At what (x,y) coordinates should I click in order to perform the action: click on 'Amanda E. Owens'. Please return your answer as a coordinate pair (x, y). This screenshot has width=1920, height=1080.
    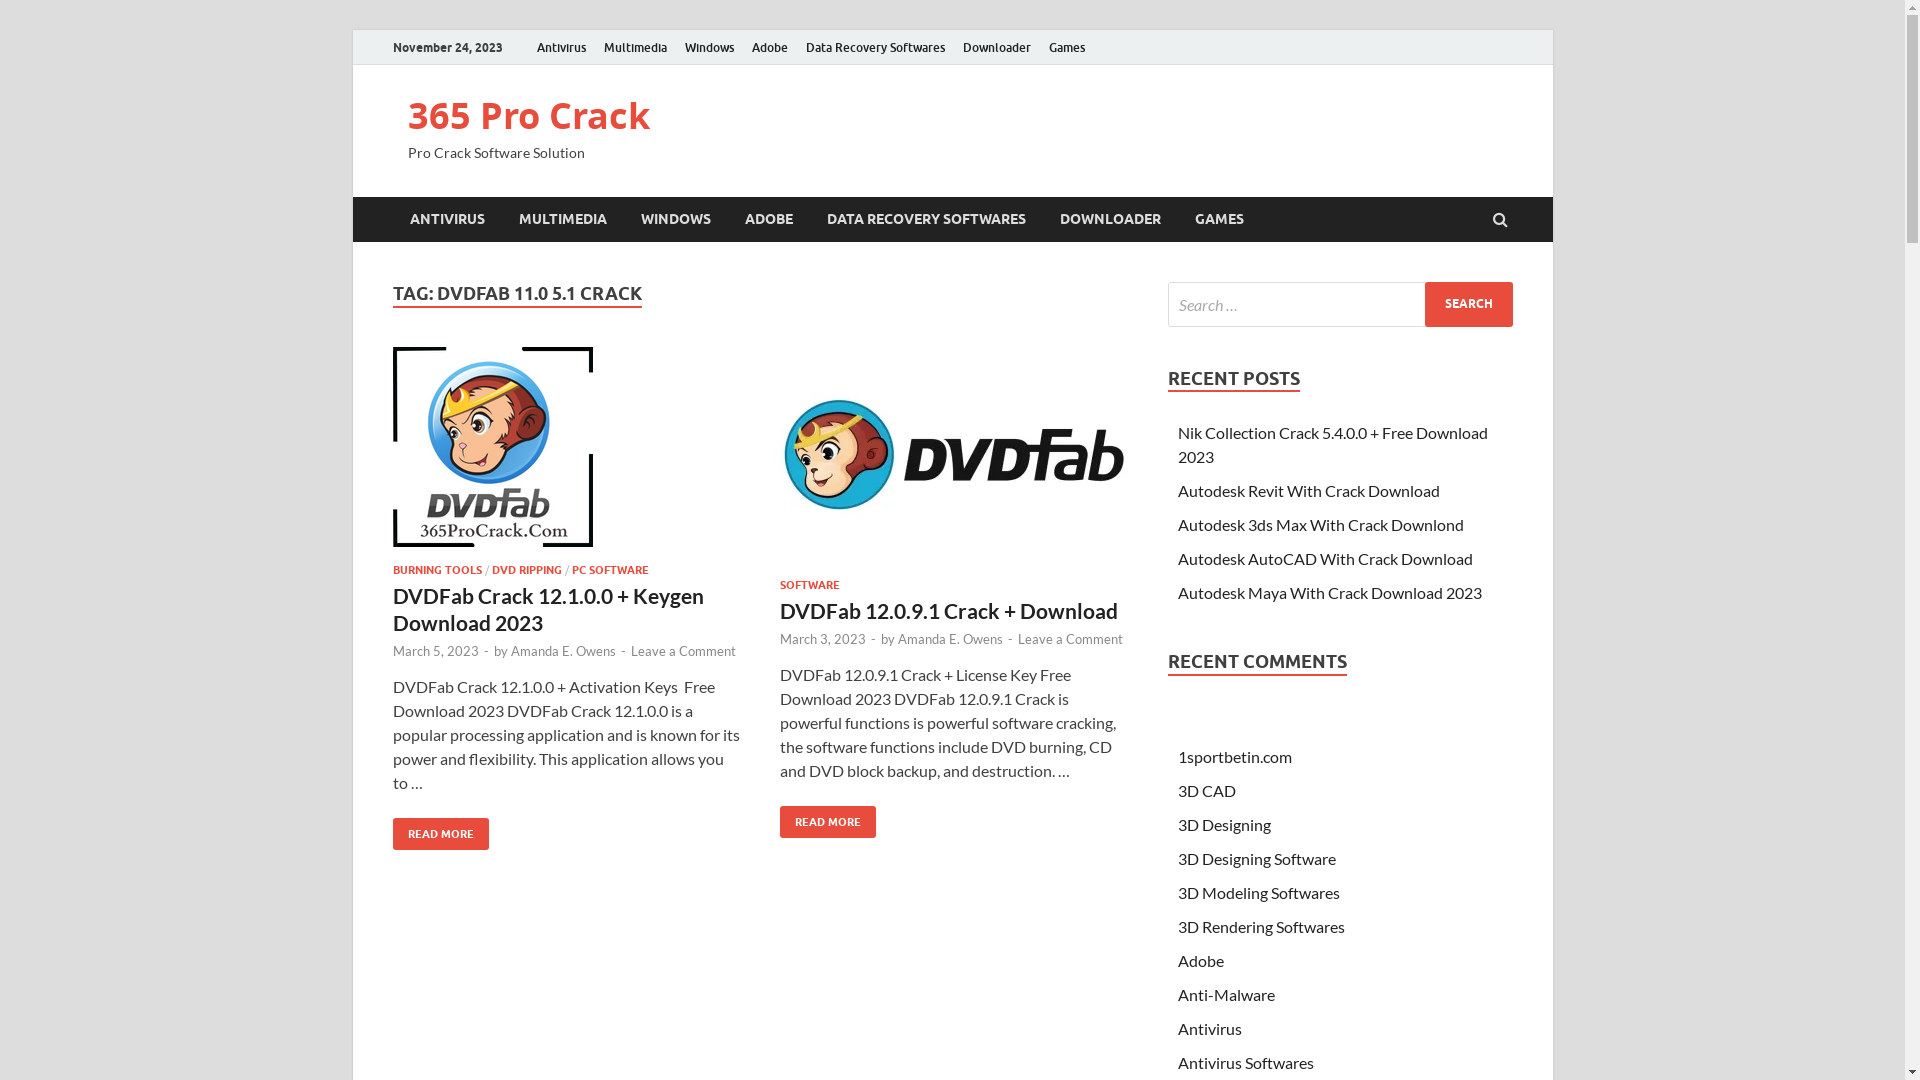
    Looking at the image, I should click on (949, 639).